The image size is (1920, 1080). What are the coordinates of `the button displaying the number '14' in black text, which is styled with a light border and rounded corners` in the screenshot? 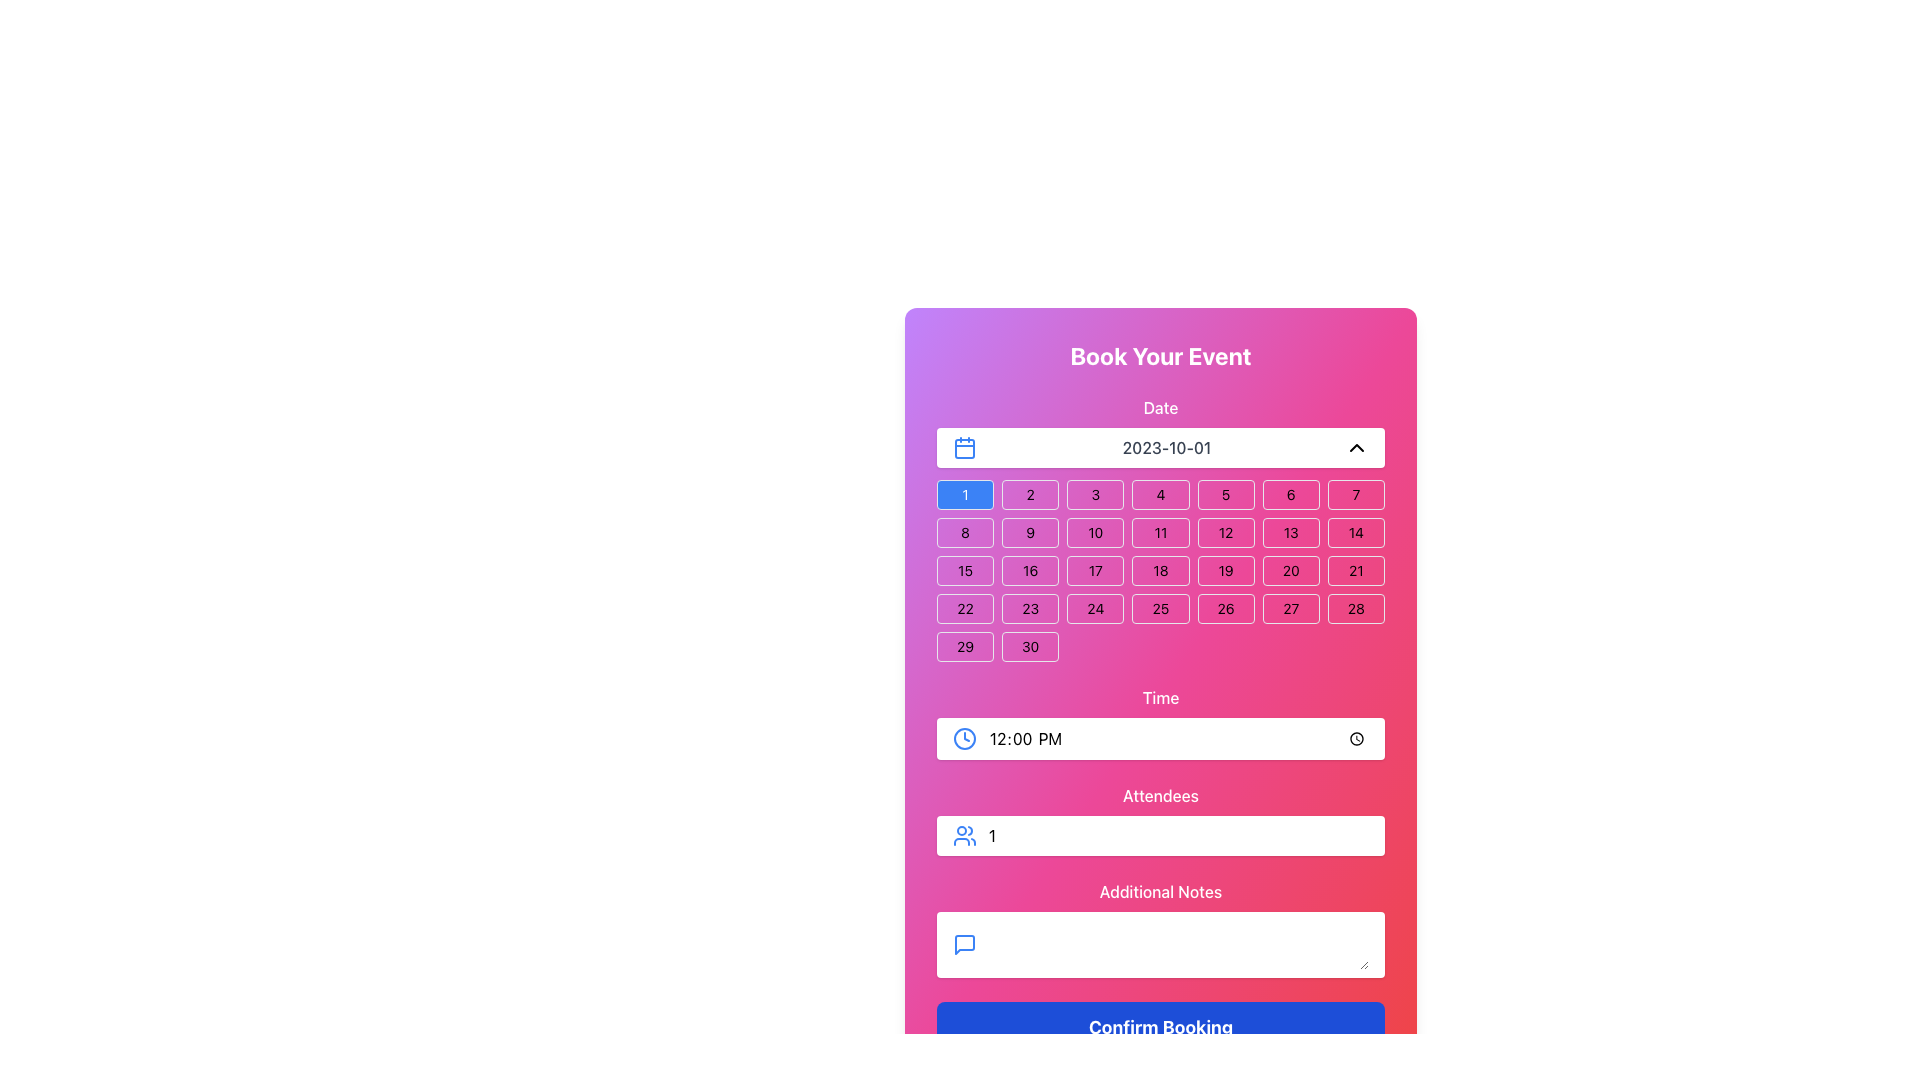 It's located at (1356, 531).